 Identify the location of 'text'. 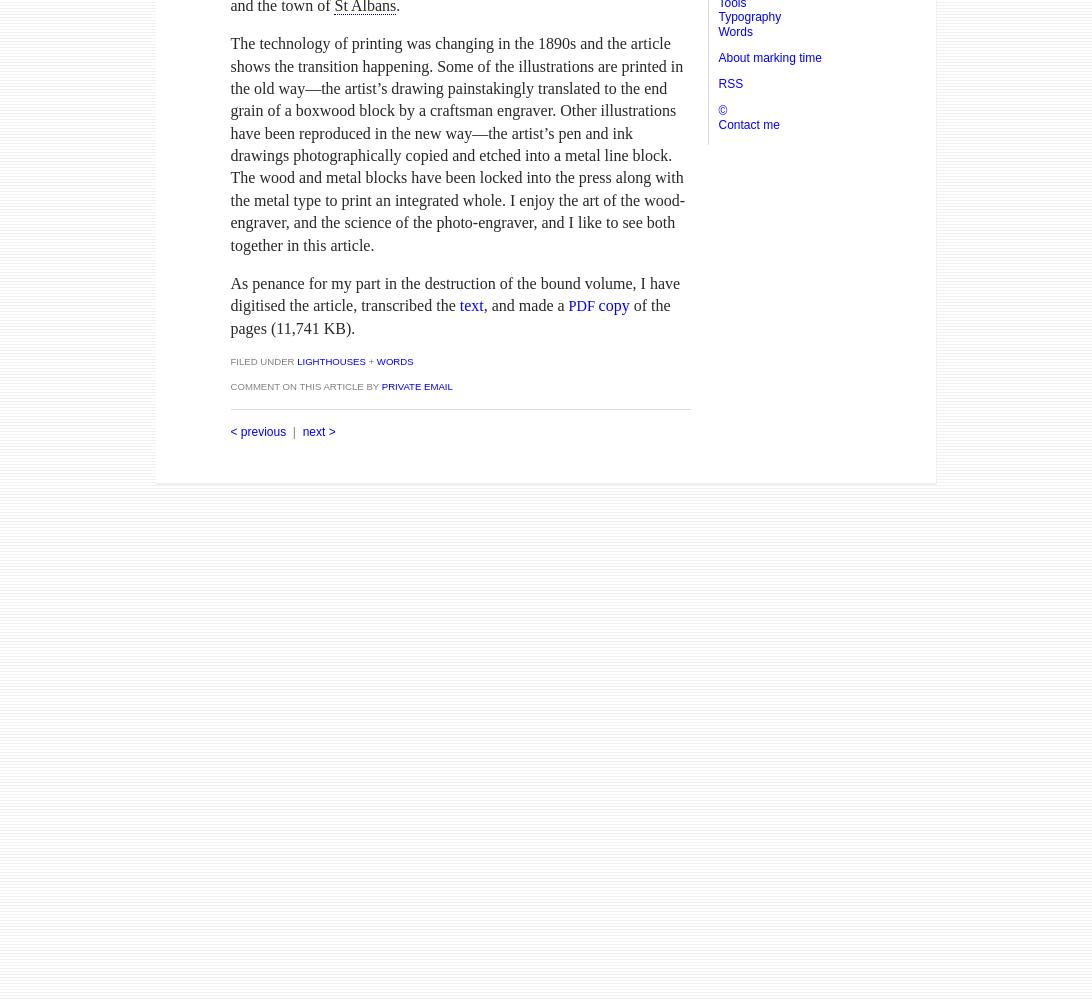
(470, 305).